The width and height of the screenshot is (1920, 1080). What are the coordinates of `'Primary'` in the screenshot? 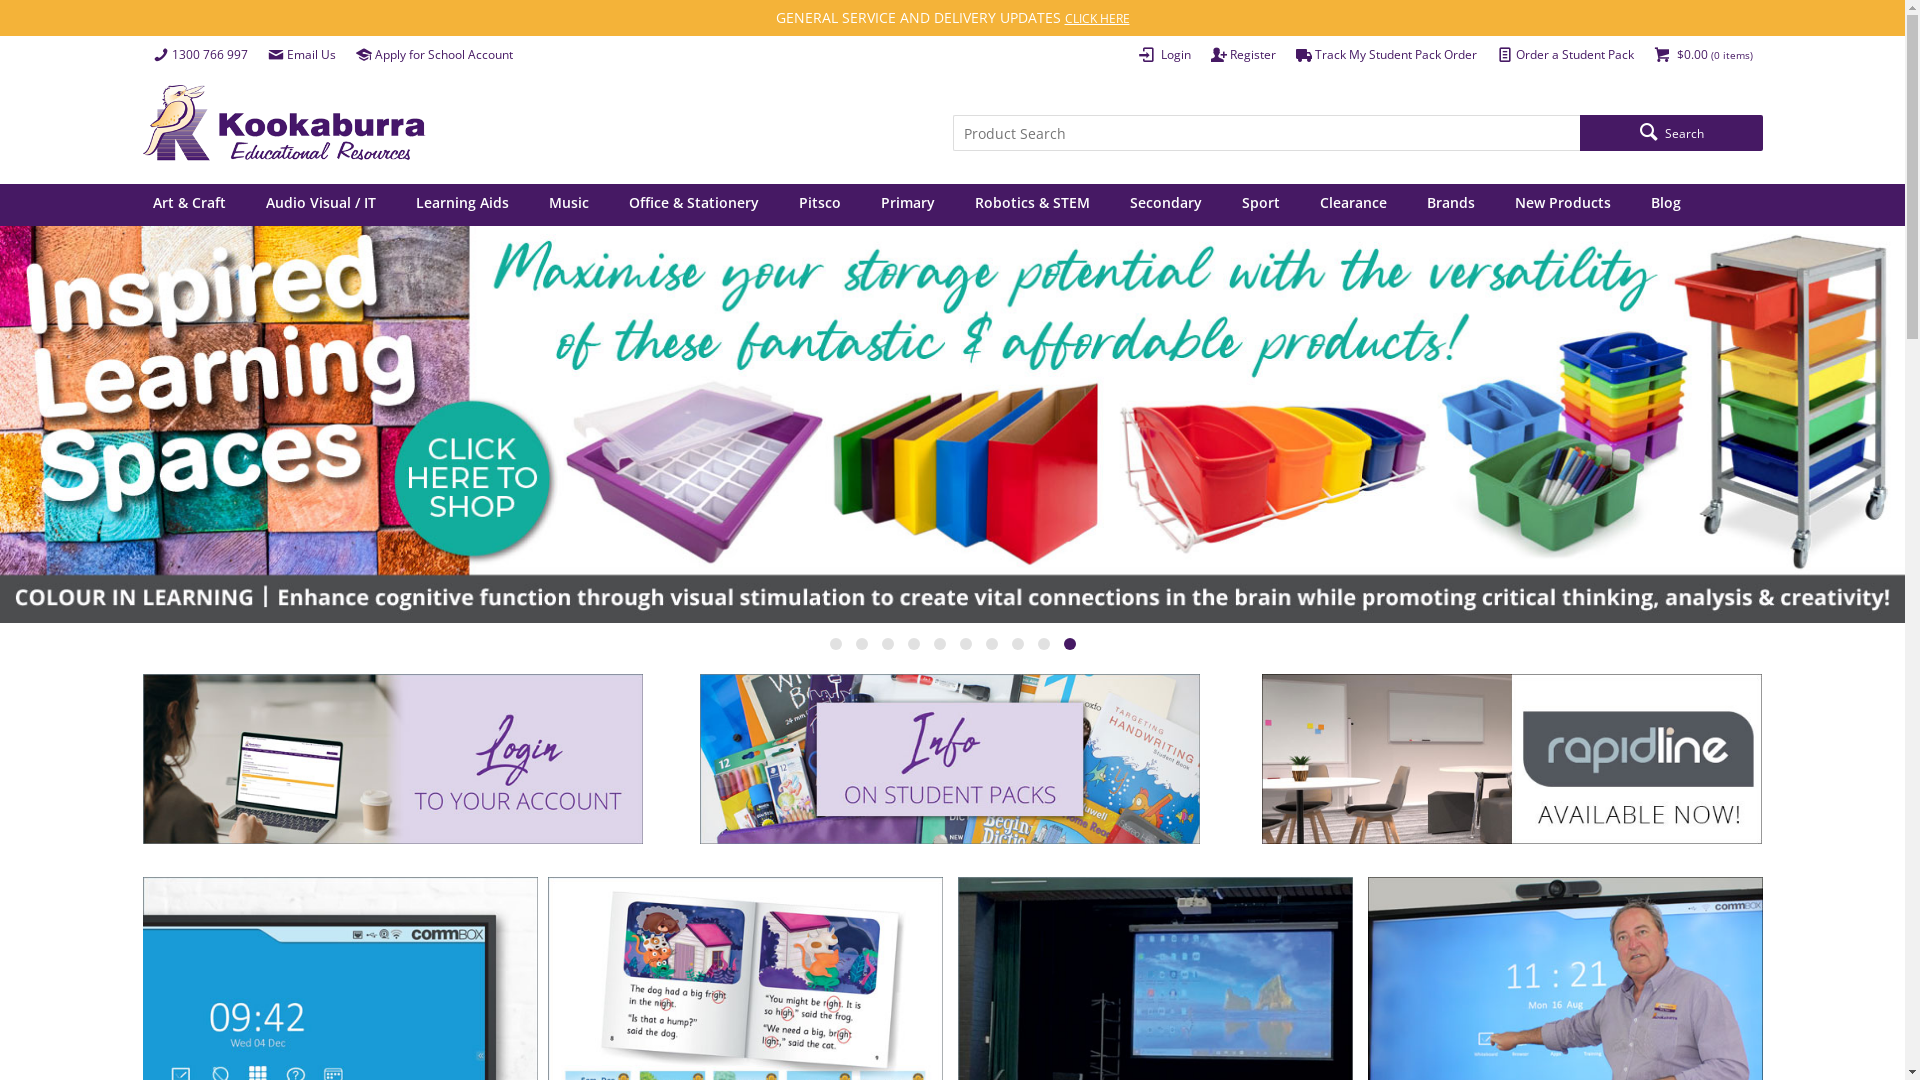 It's located at (906, 204).